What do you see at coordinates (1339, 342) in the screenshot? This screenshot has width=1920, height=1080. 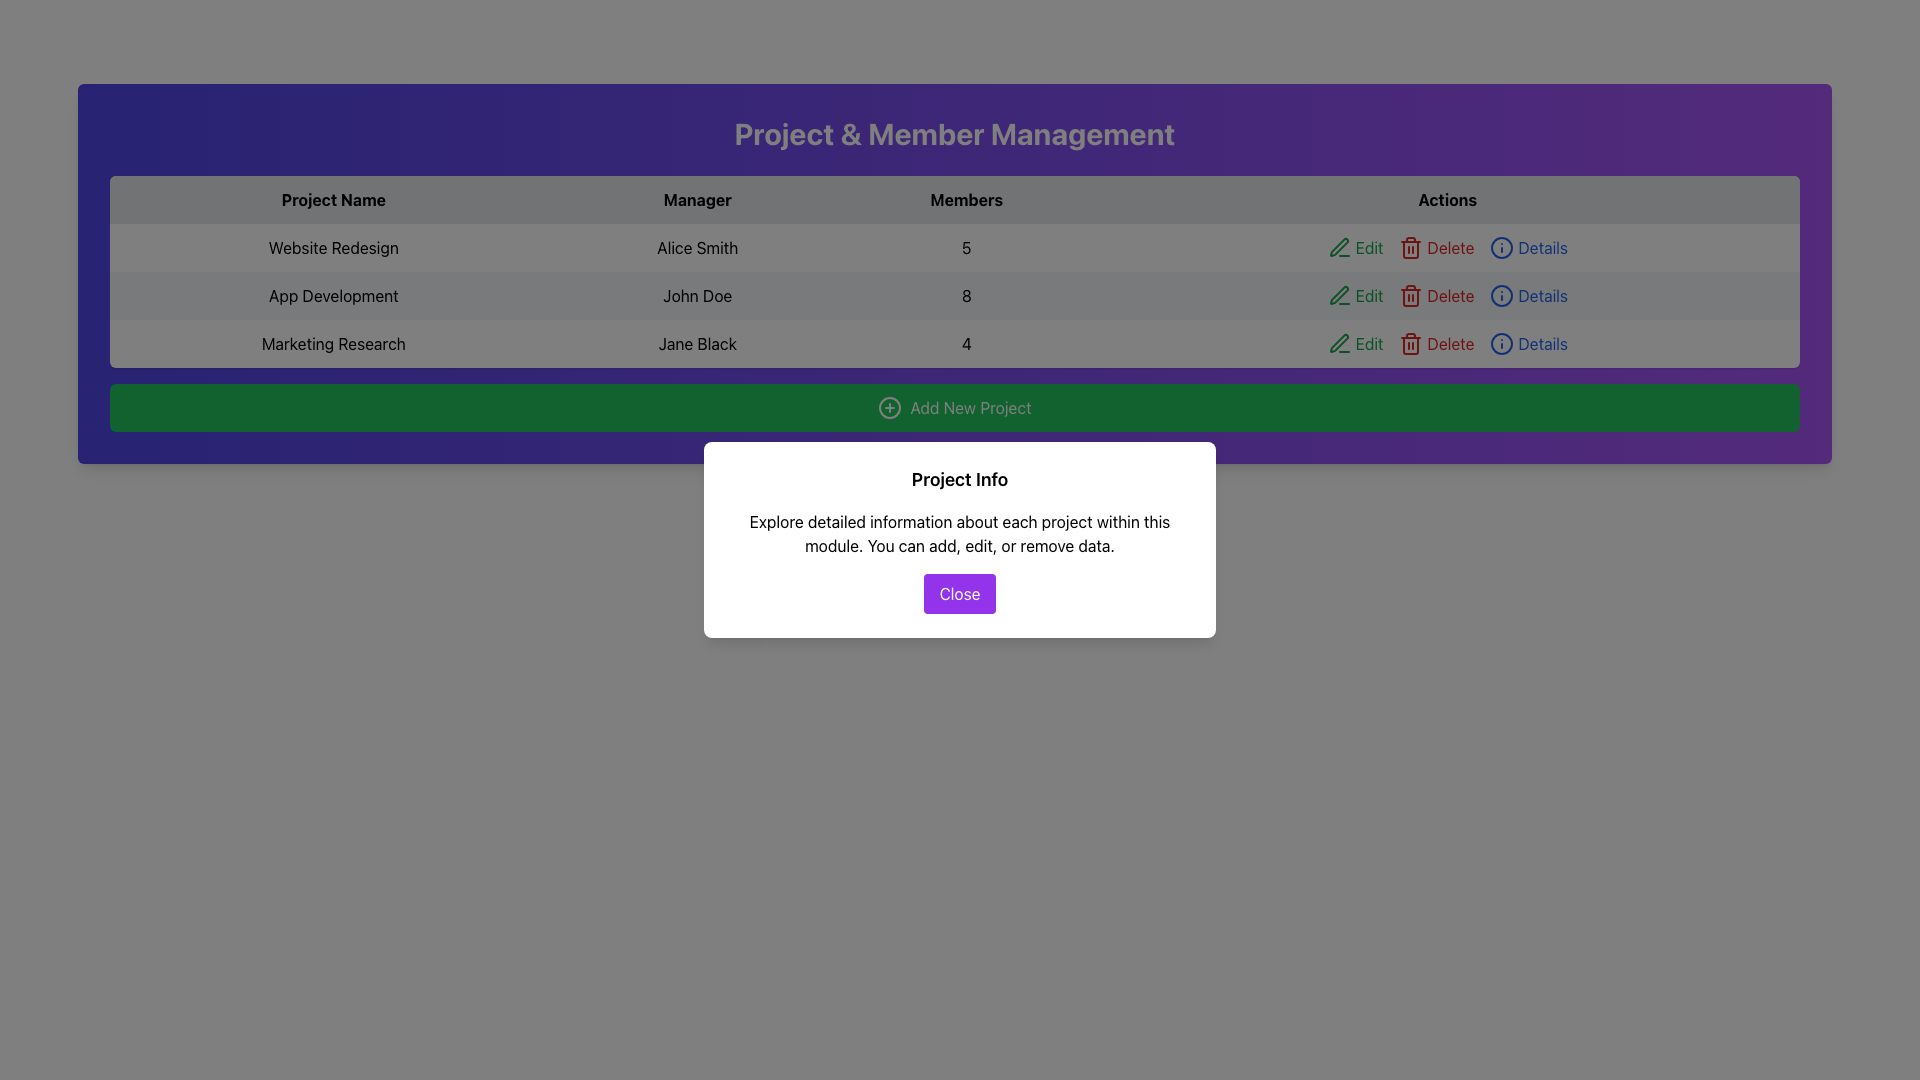 I see `the pen-shaped icon button in the 'Actions' column for the 'Marketing Research' project` at bounding box center [1339, 342].